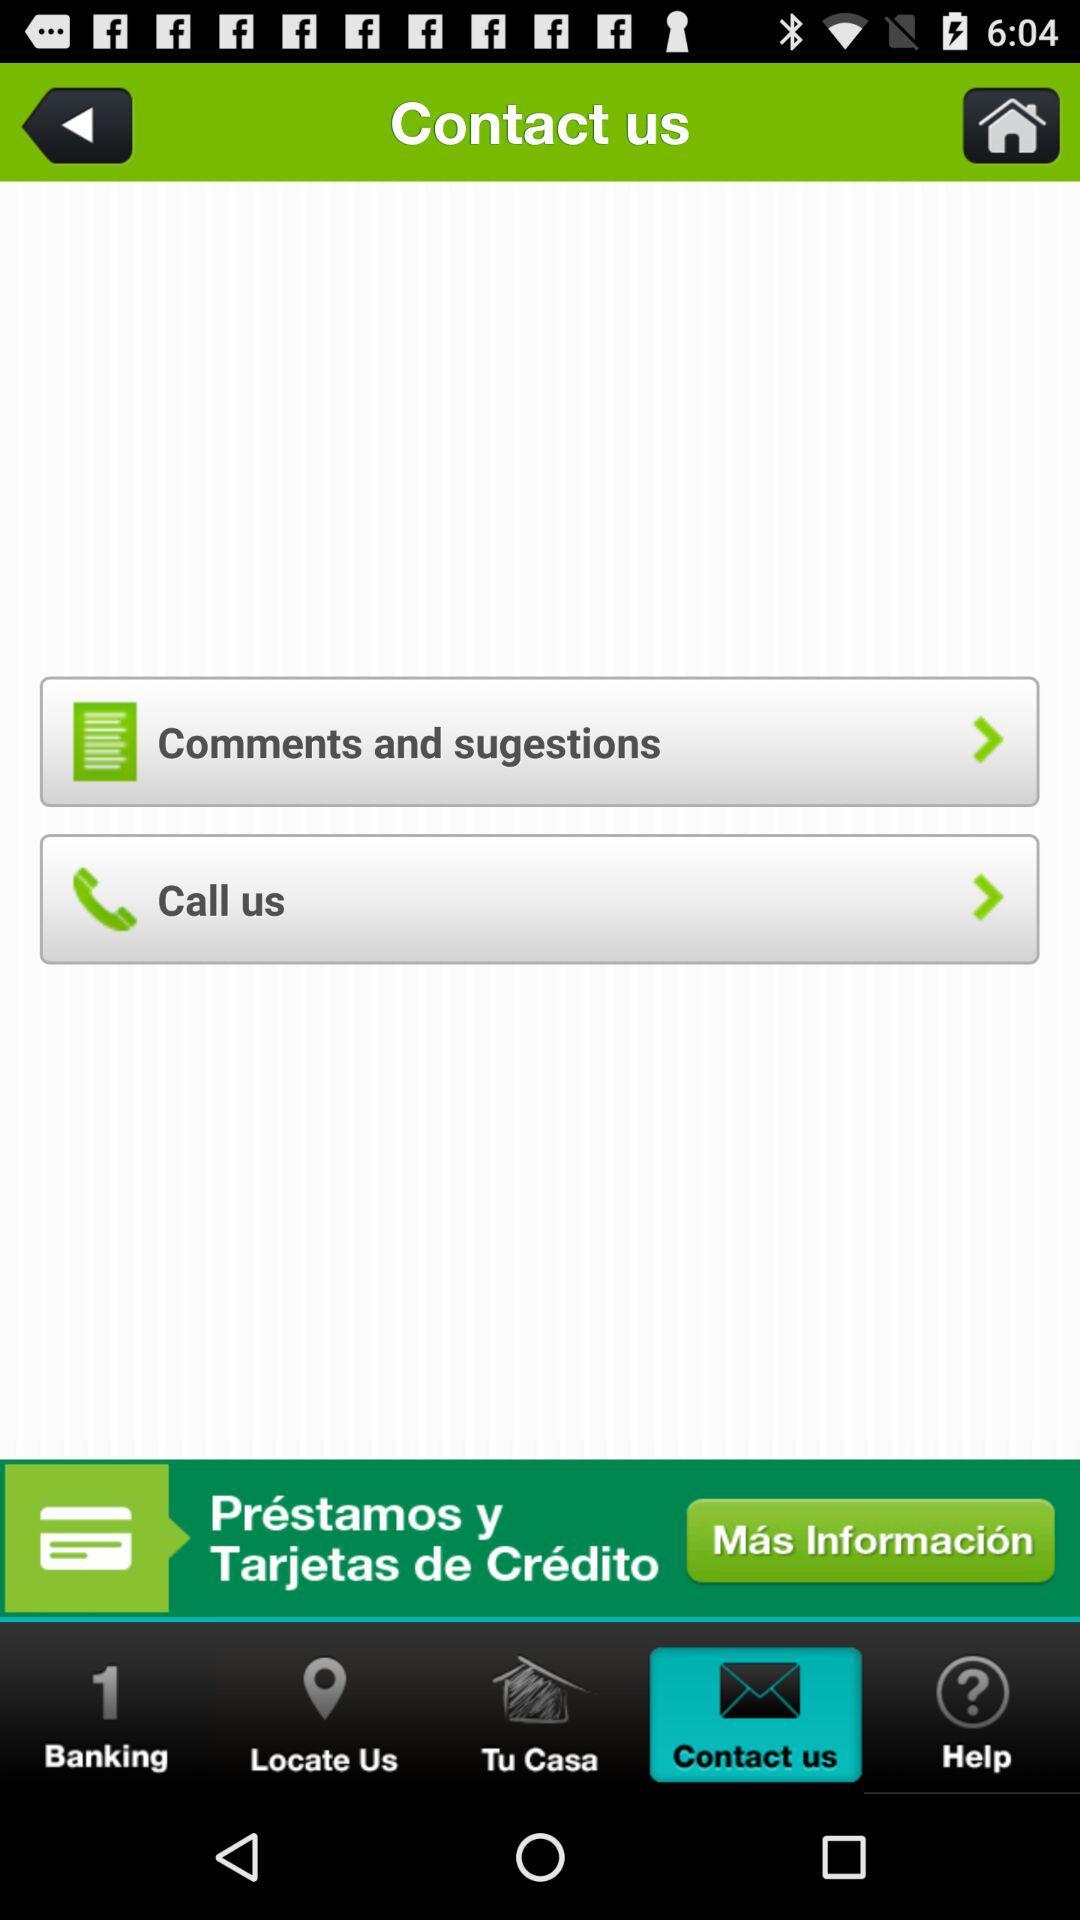  Describe the element at coordinates (108, 1707) in the screenshot. I see `banking information option` at that location.